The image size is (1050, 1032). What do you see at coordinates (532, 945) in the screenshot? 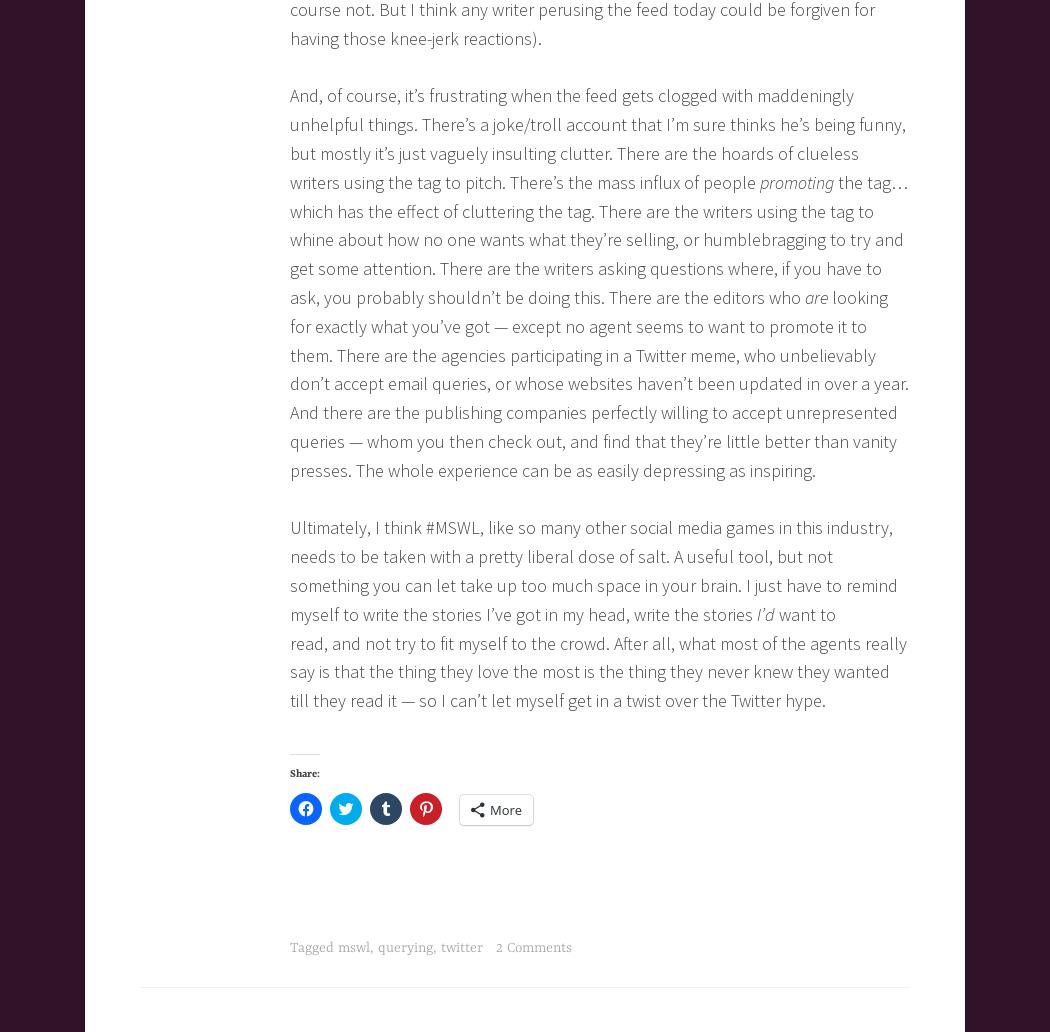
I see `'2 Comments'` at bounding box center [532, 945].